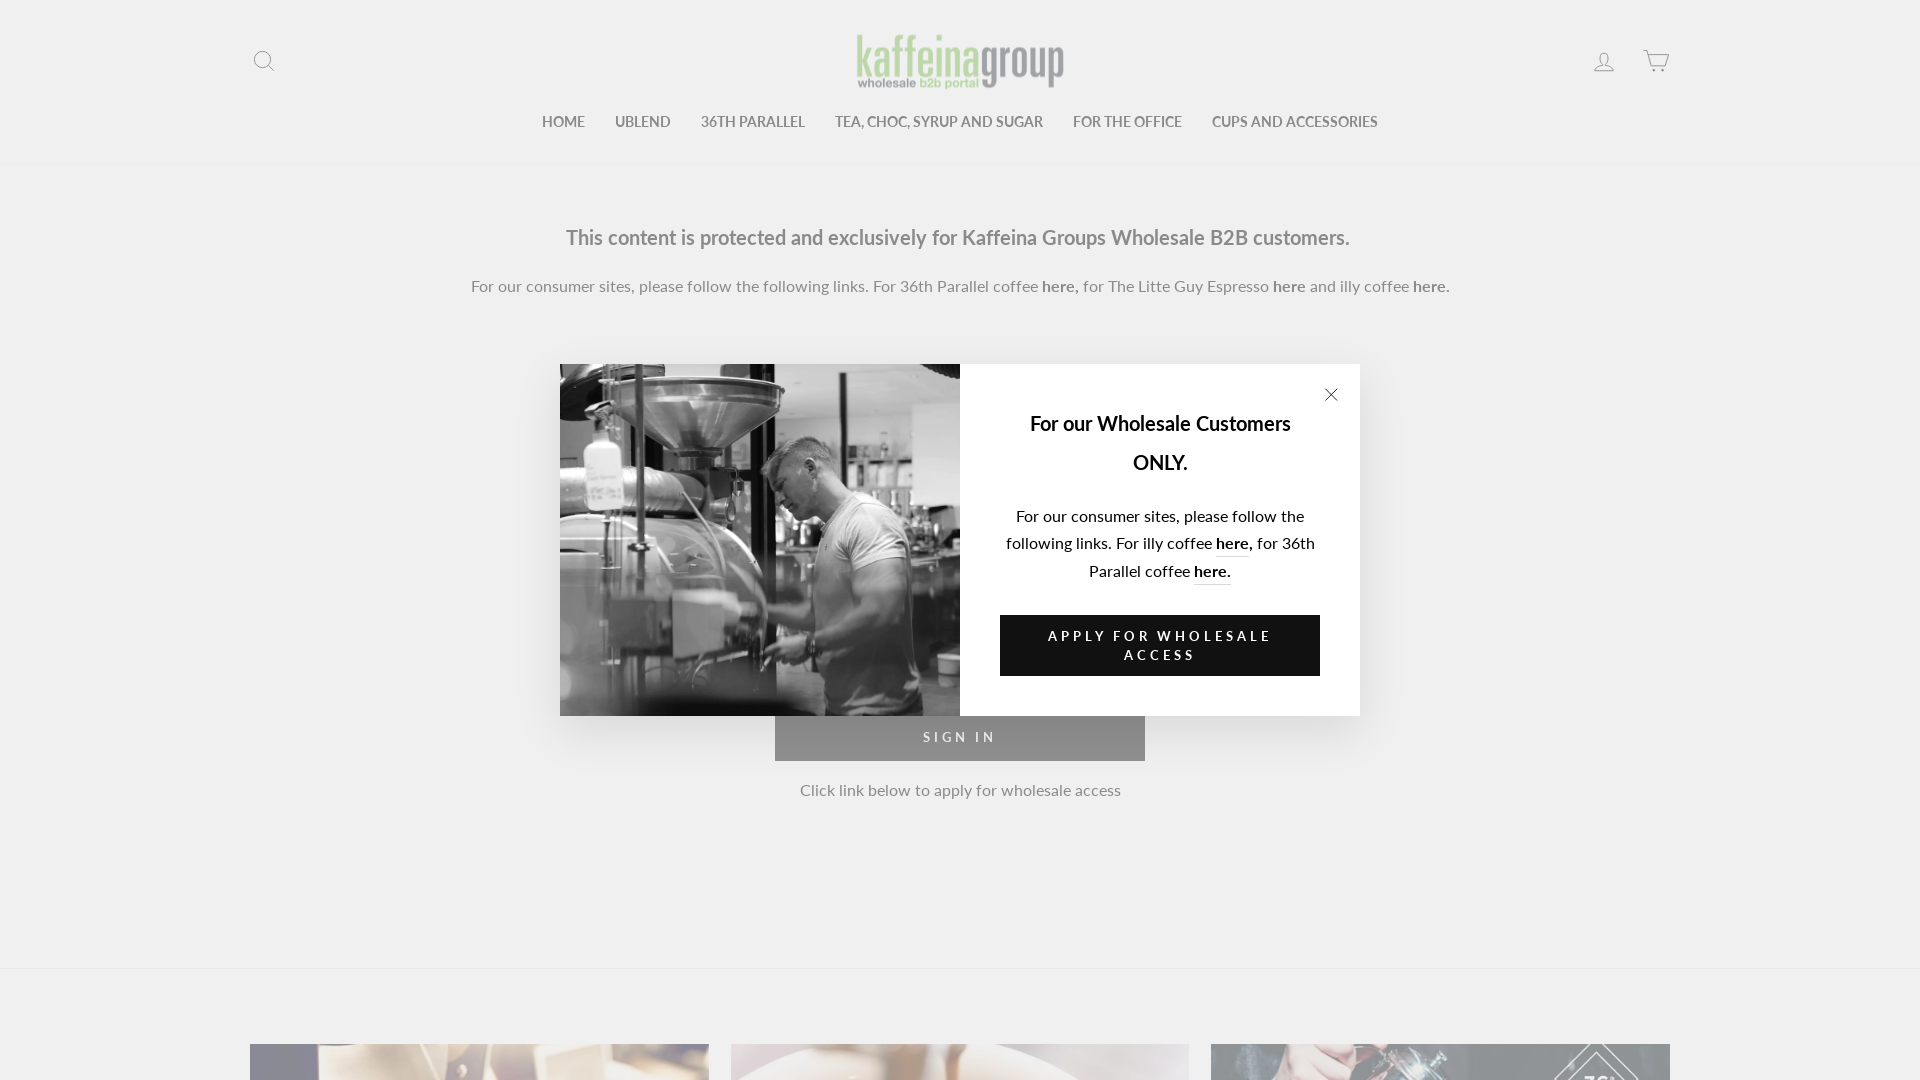 The image size is (1920, 1080). What do you see at coordinates (527, 122) in the screenshot?
I see `'HOME'` at bounding box center [527, 122].